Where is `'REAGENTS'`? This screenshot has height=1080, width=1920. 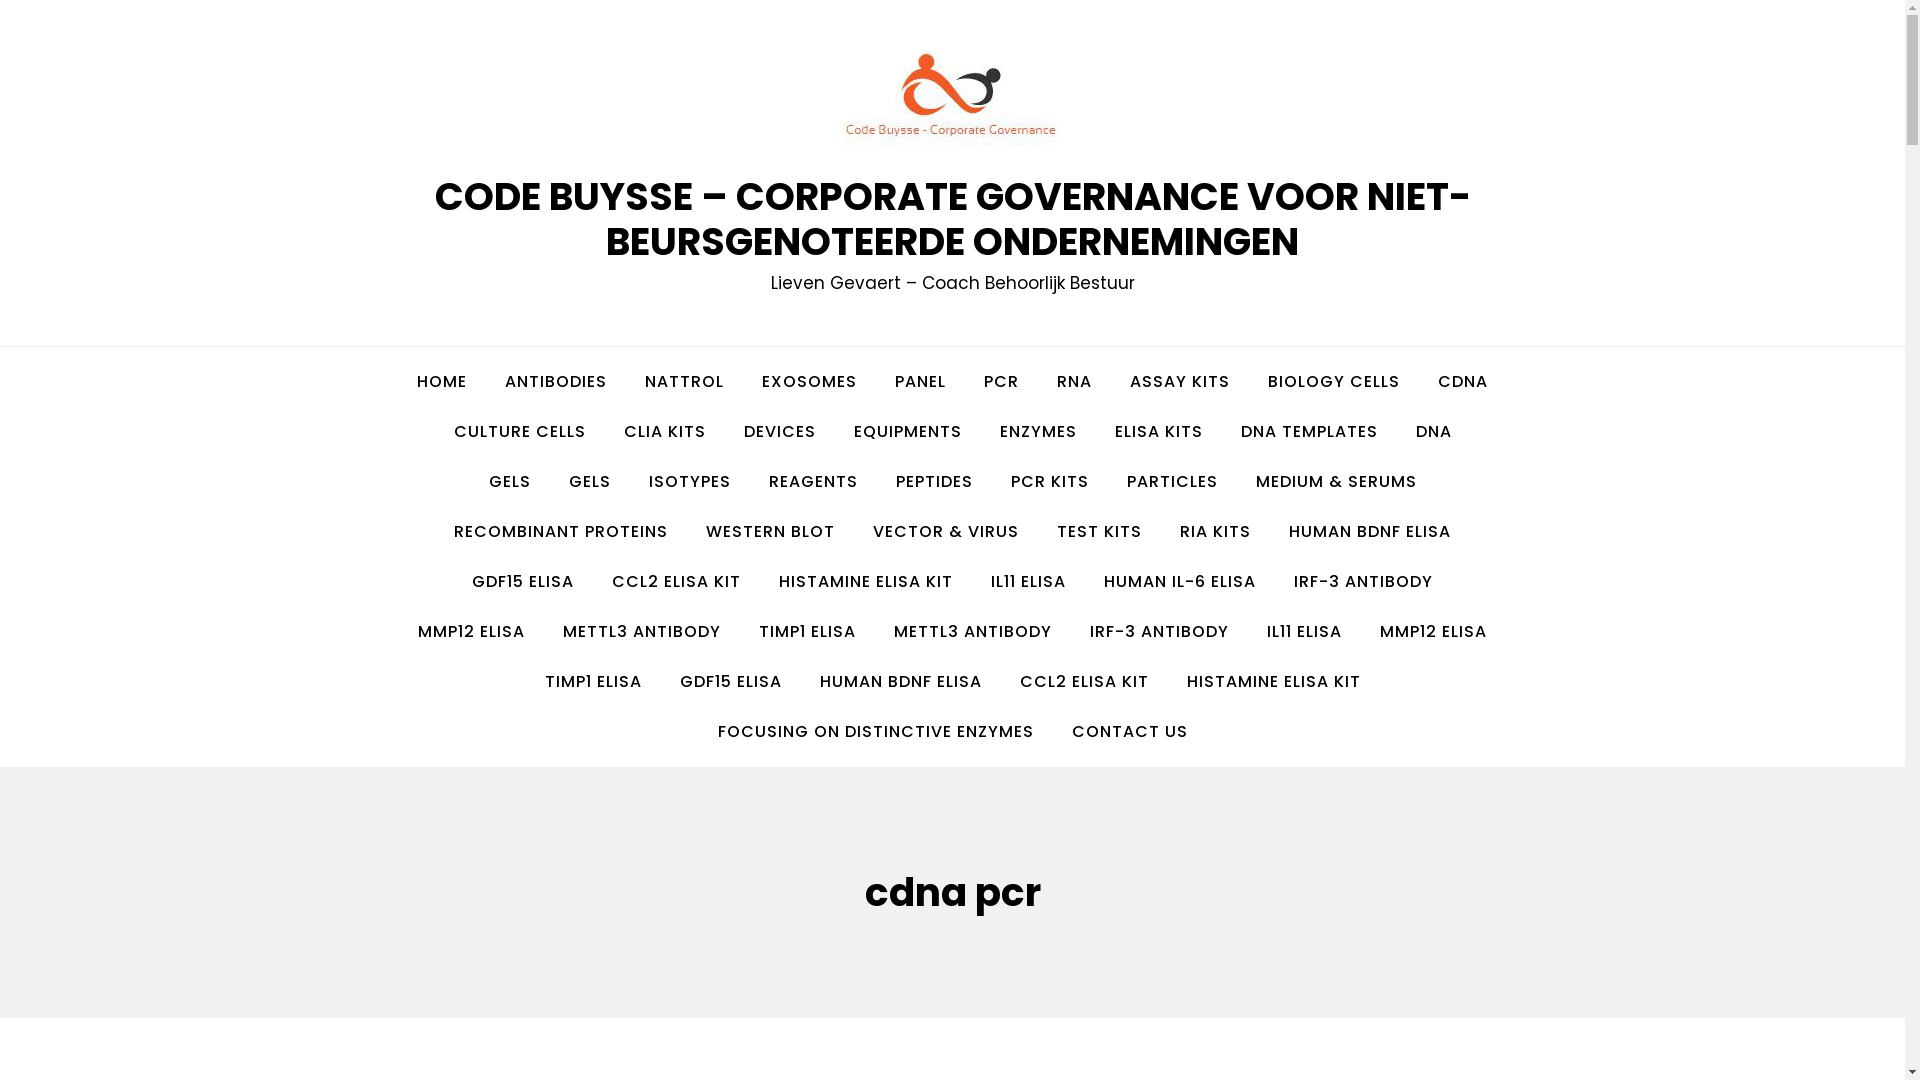 'REAGENTS' is located at coordinates (813, 482).